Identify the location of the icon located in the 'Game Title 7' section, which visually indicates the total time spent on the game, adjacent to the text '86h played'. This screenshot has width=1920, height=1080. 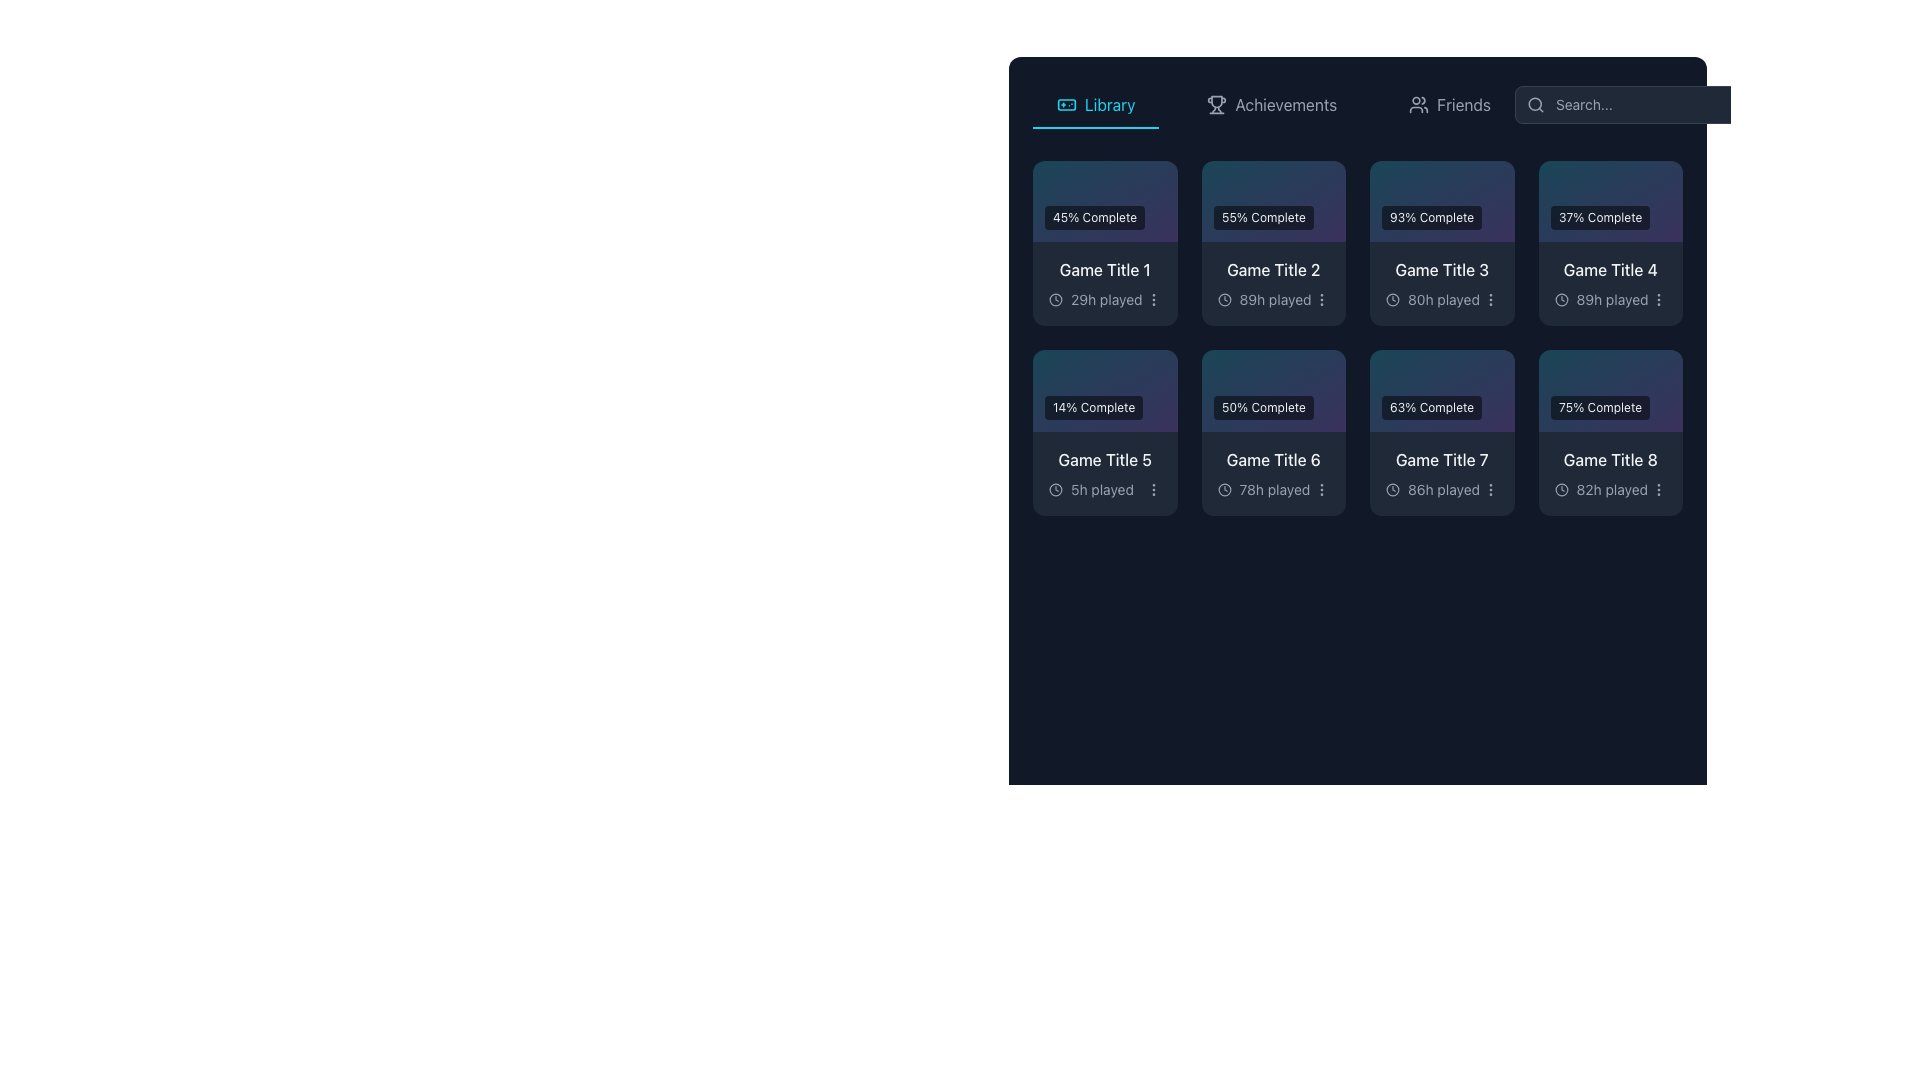
(1391, 489).